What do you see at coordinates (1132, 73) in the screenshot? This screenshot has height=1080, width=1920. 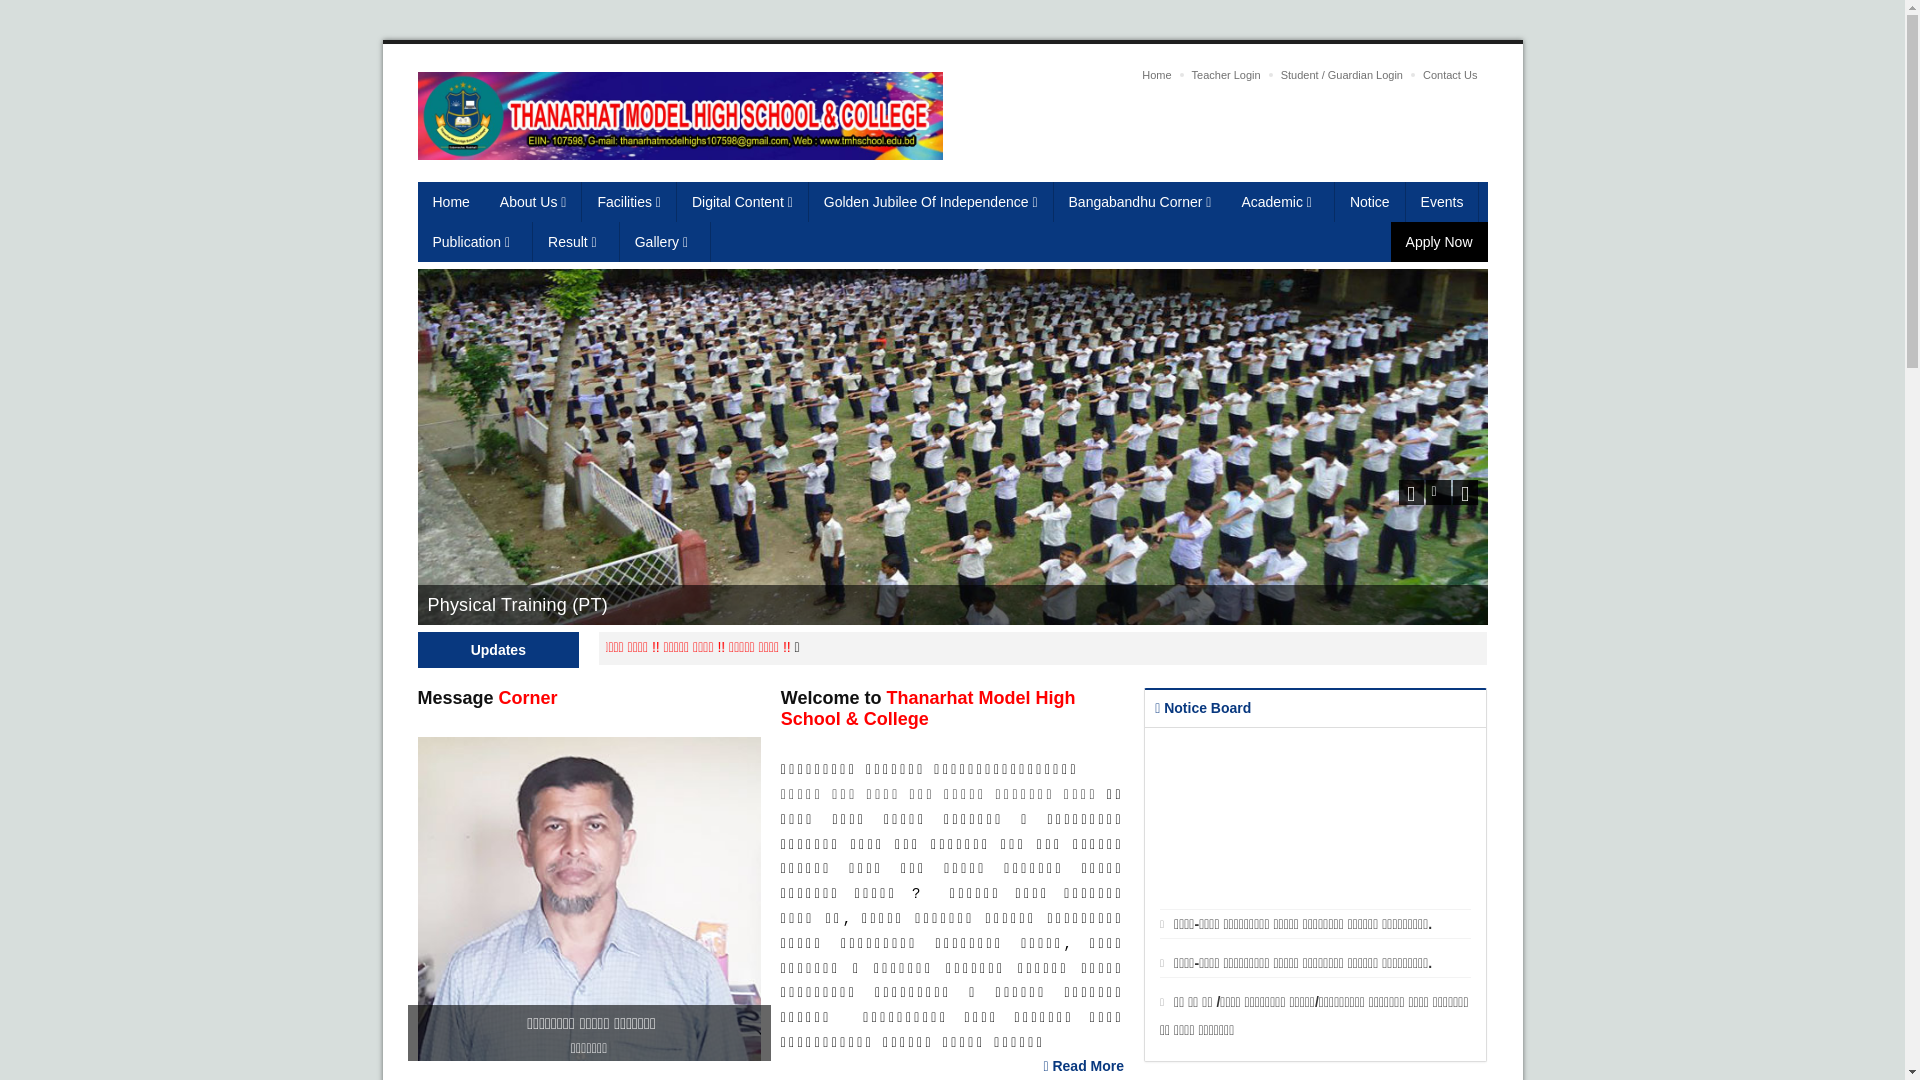 I see `'Home'` at bounding box center [1132, 73].